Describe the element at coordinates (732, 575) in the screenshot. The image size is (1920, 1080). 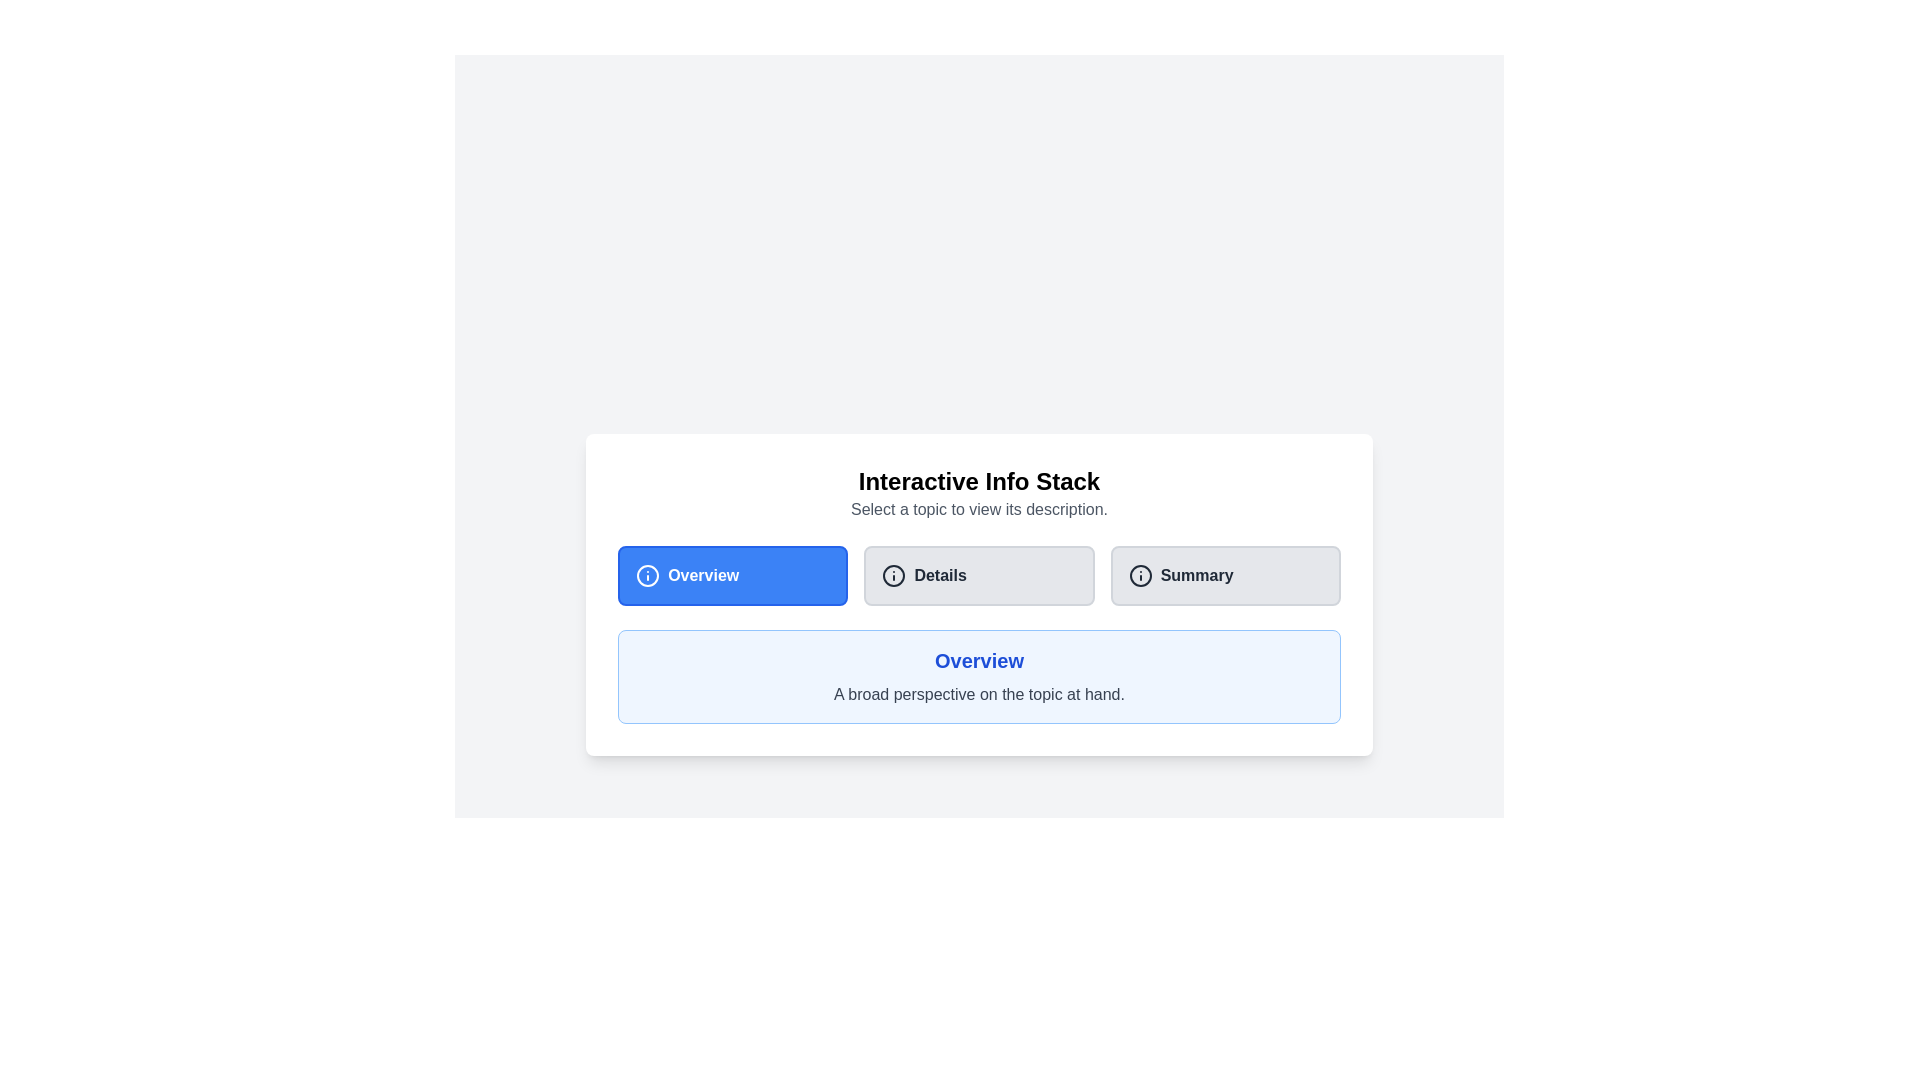
I see `the bright blue 'Overview' button with an information icon` at that location.